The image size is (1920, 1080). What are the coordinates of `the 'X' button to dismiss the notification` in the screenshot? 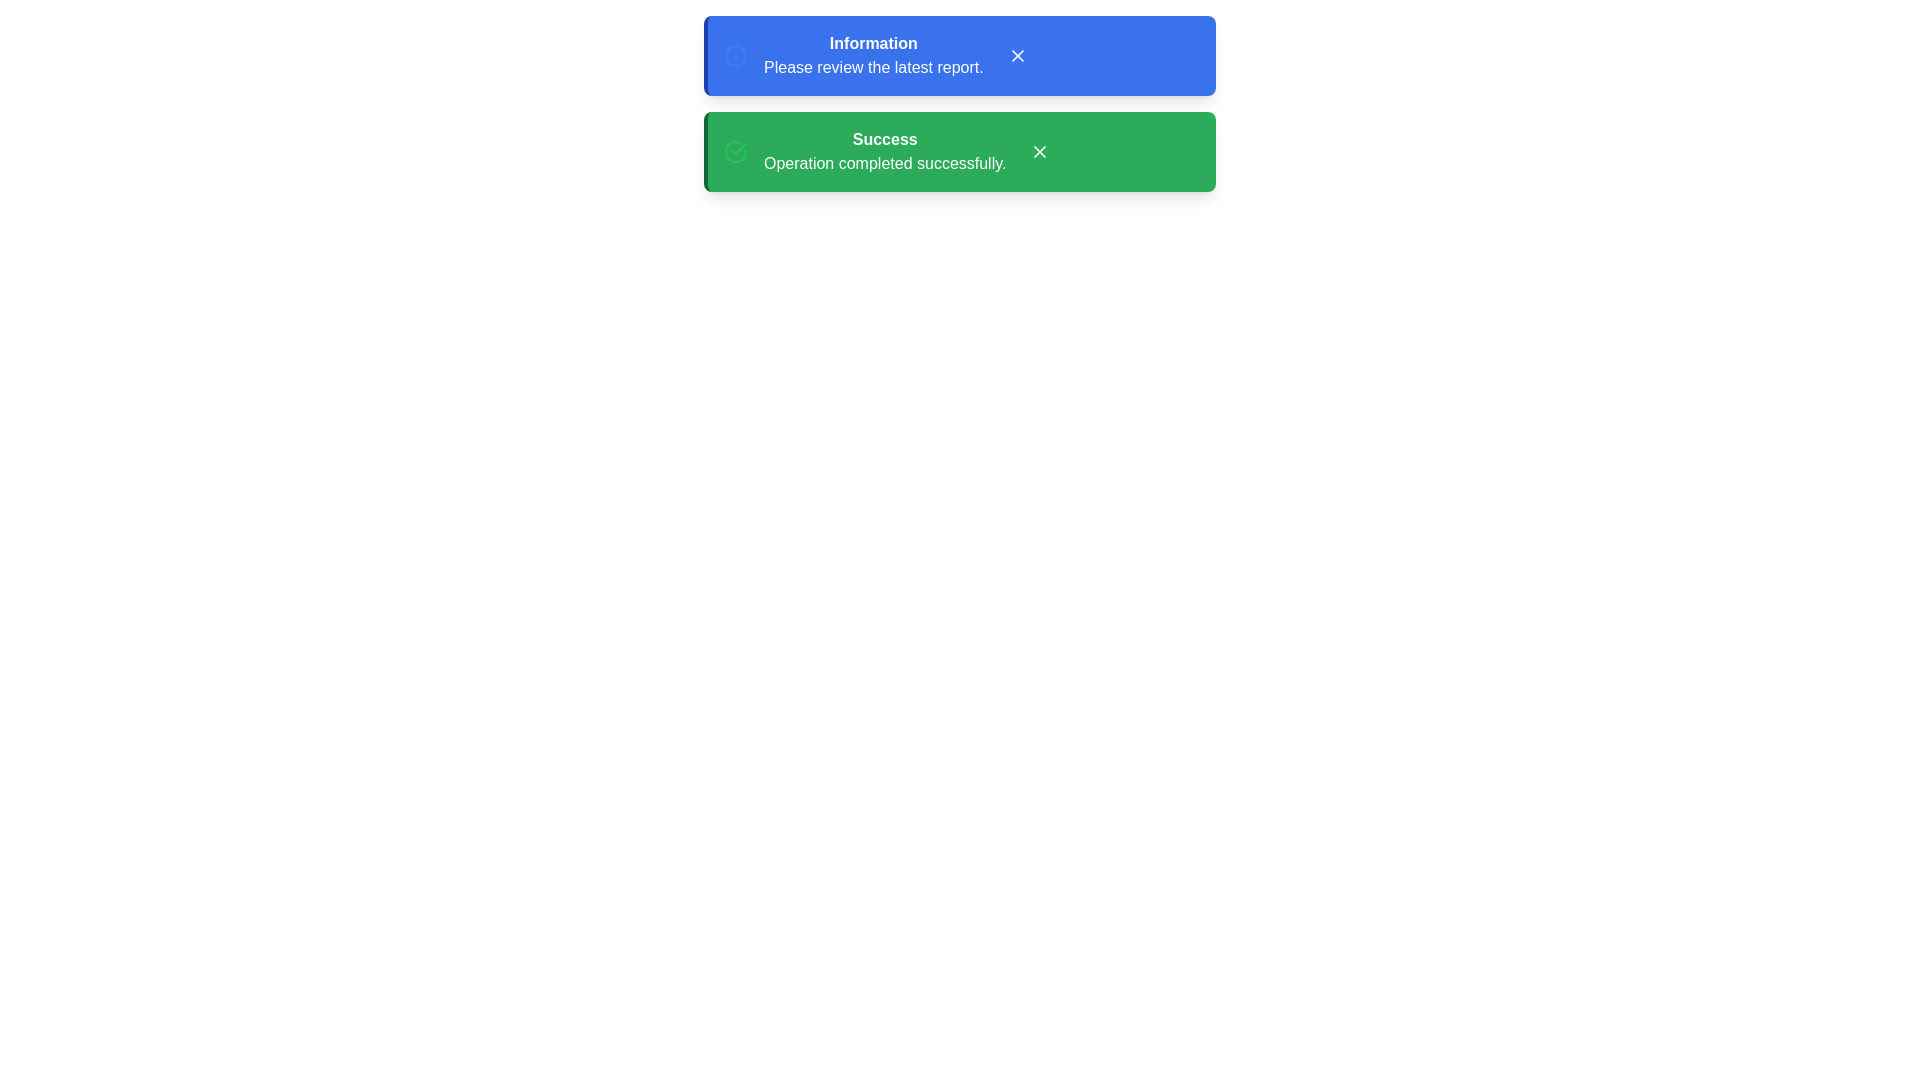 It's located at (1017, 55).